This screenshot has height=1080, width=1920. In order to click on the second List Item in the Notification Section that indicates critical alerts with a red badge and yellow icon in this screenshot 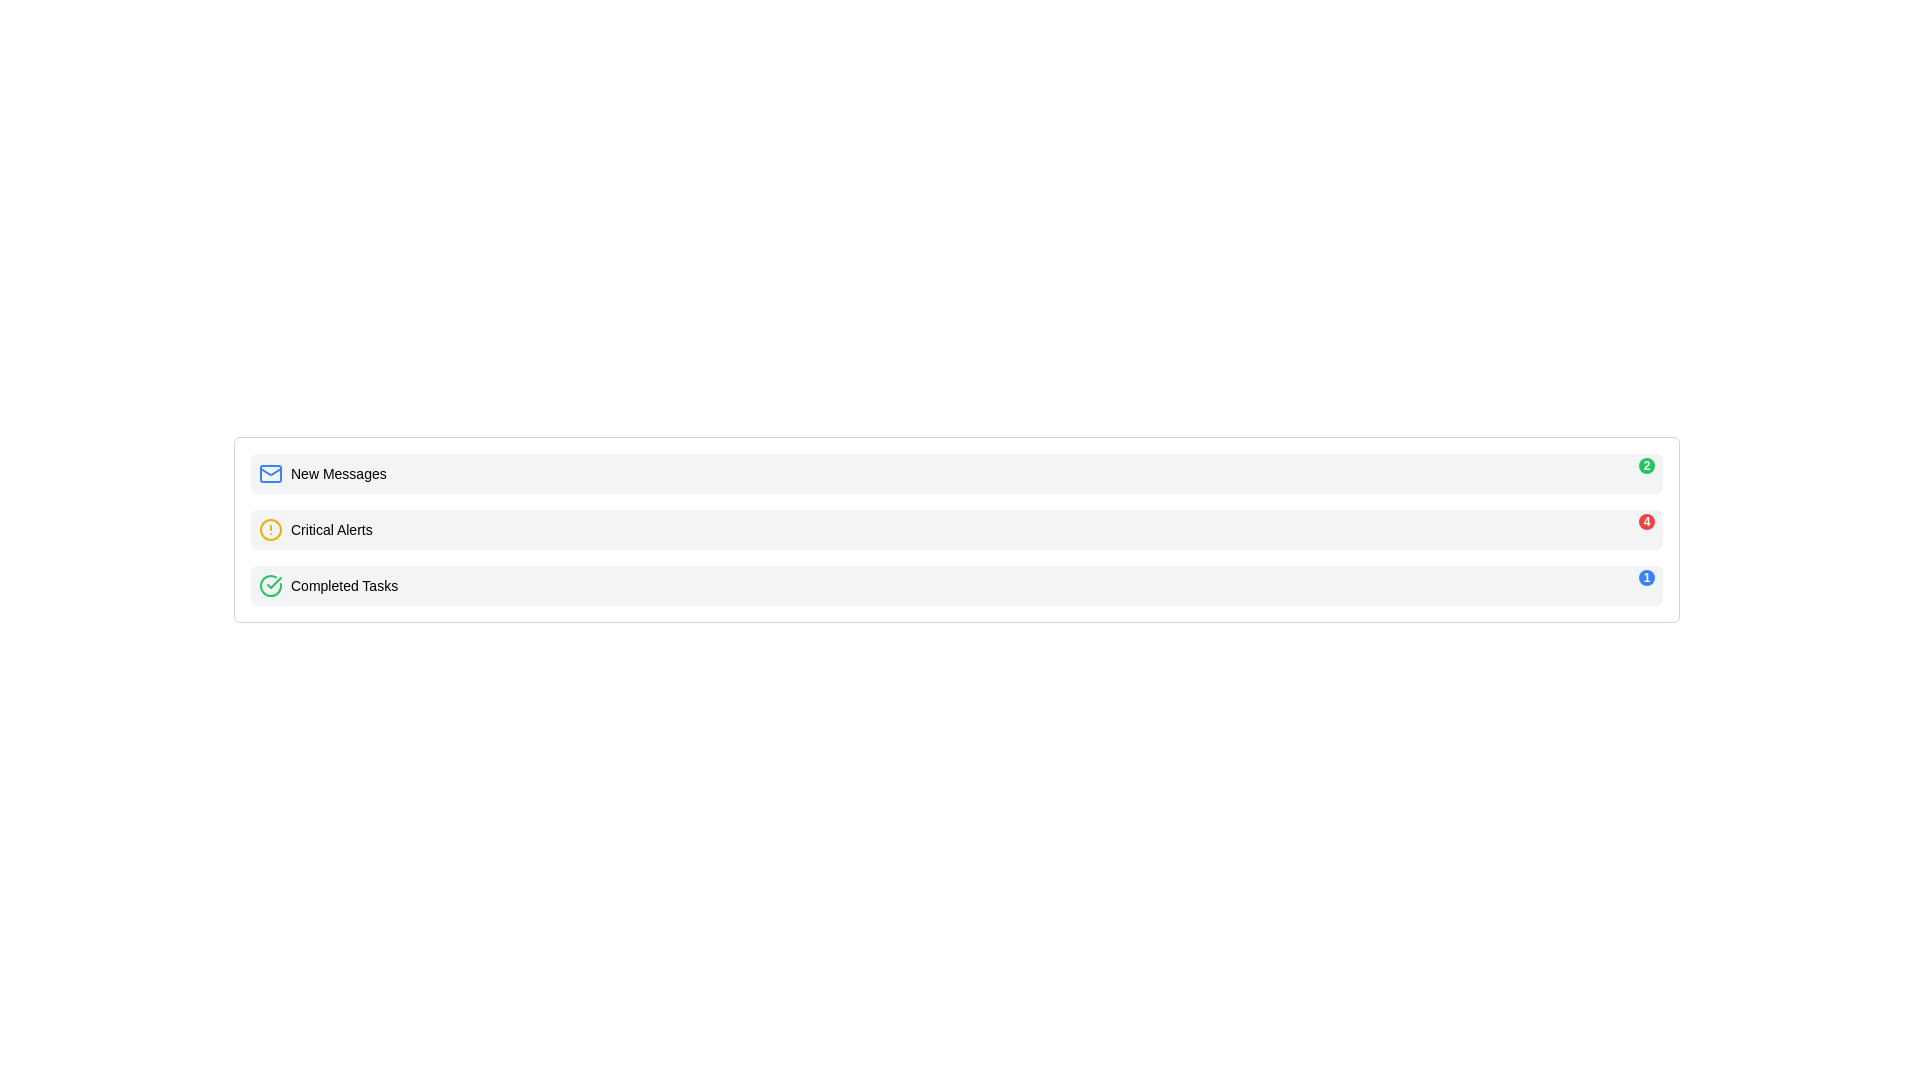, I will do `click(955, 528)`.